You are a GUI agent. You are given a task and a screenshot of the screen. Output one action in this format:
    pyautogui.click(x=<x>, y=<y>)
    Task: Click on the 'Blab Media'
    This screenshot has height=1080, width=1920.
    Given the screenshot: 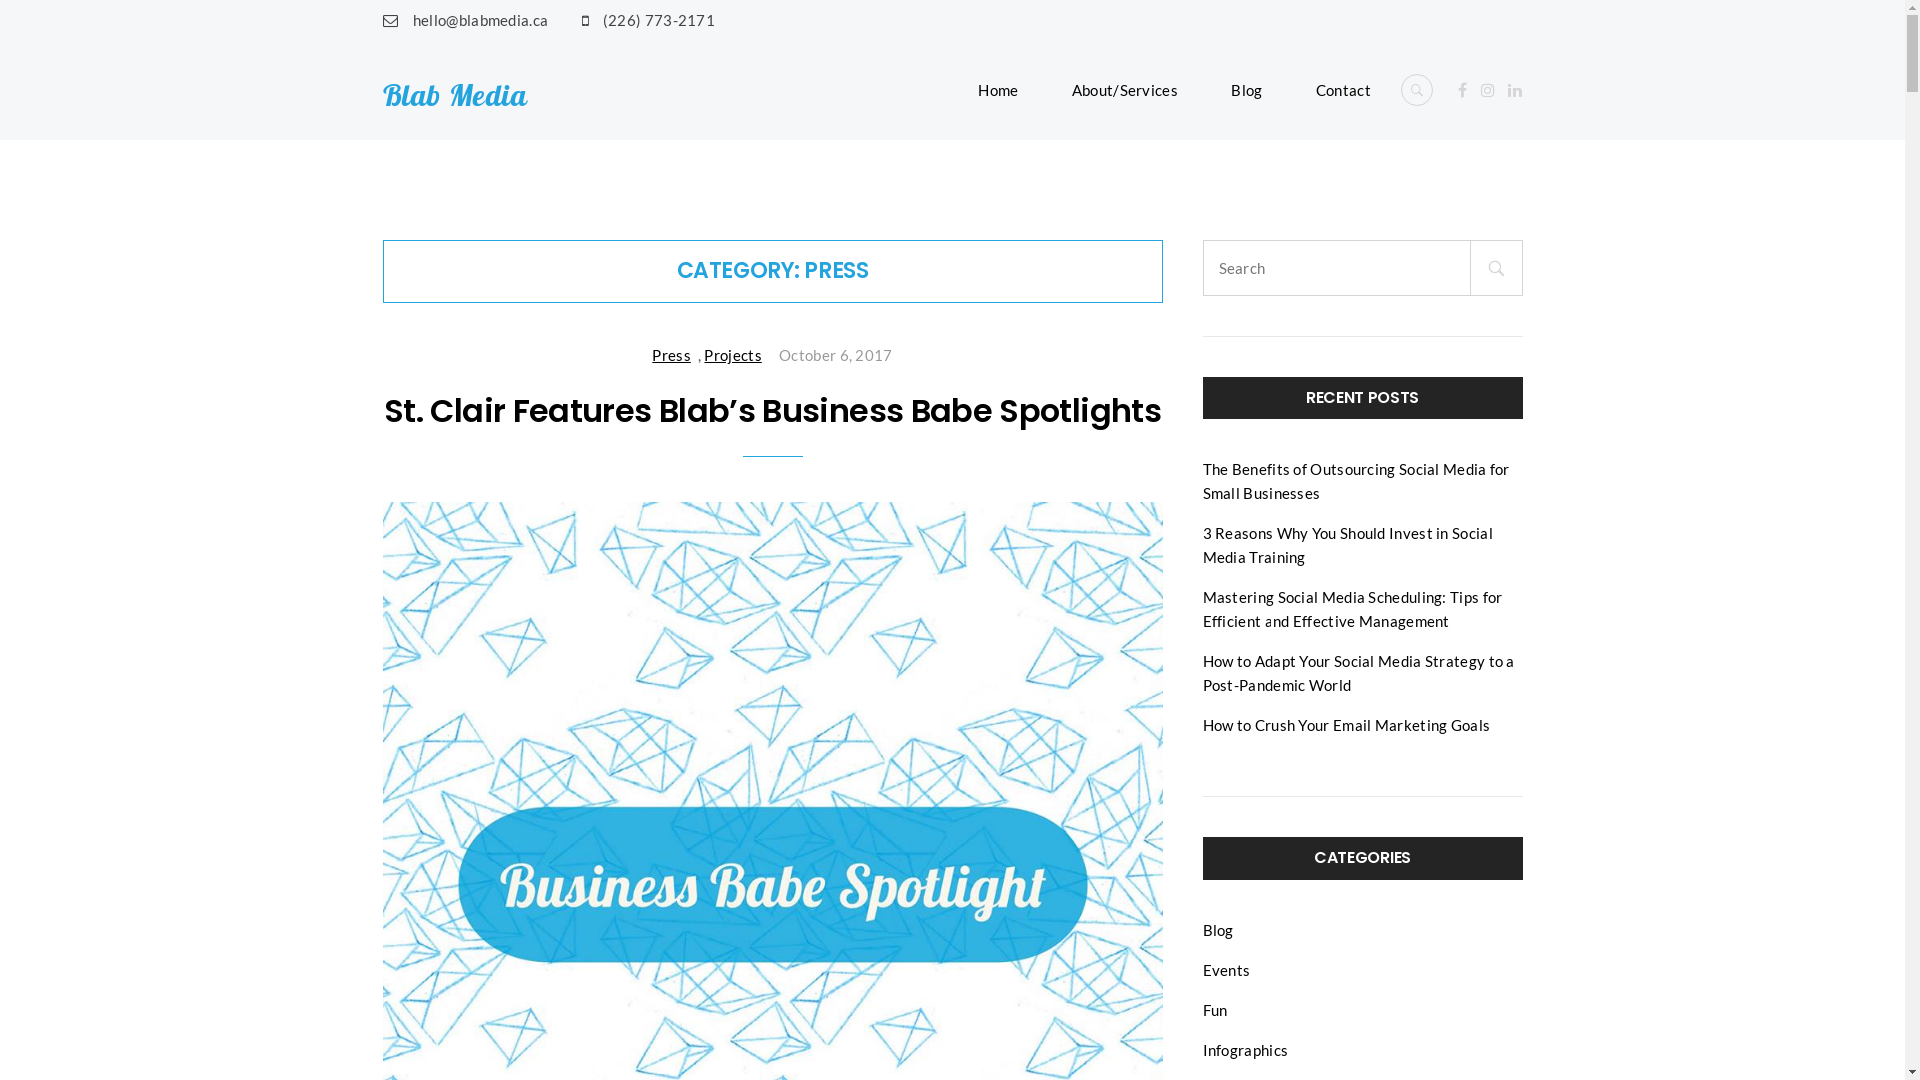 What is the action you would take?
    pyautogui.click(x=382, y=95)
    